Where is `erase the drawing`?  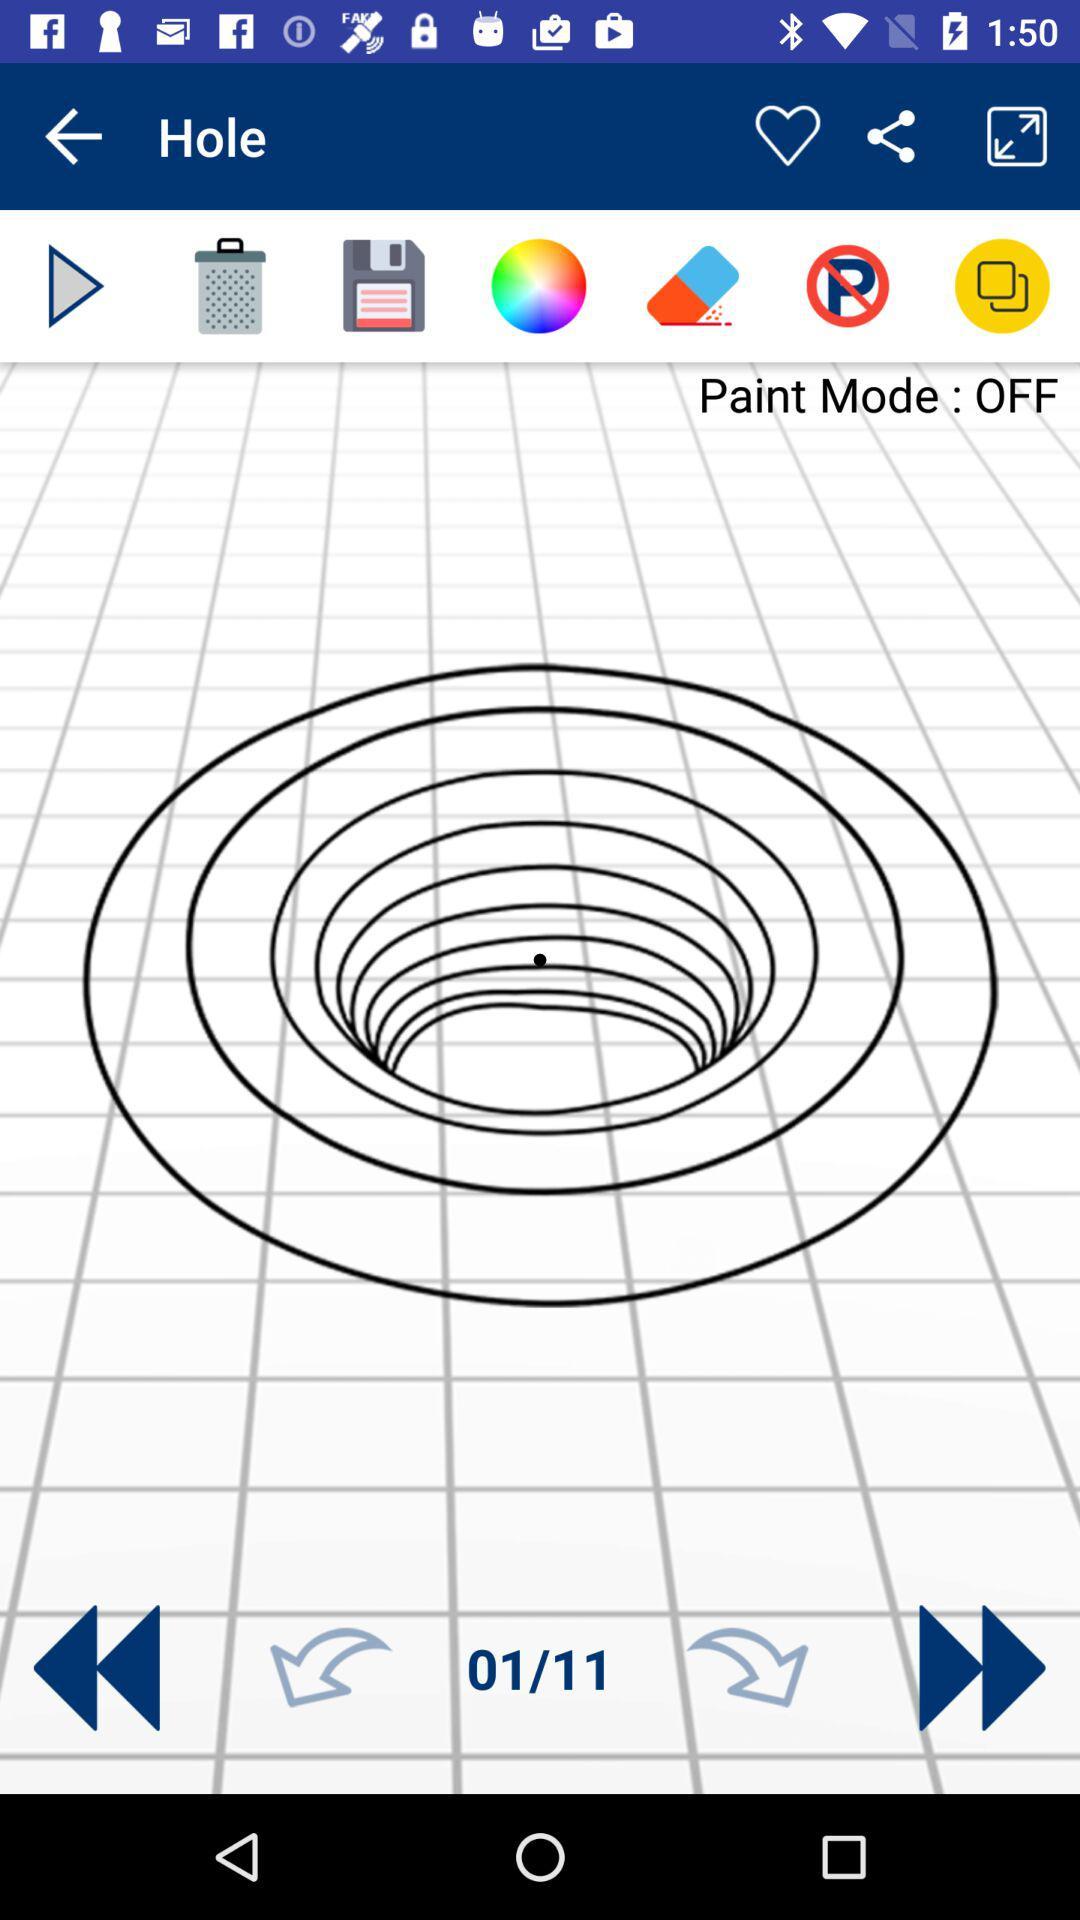 erase the drawing is located at coordinates (229, 285).